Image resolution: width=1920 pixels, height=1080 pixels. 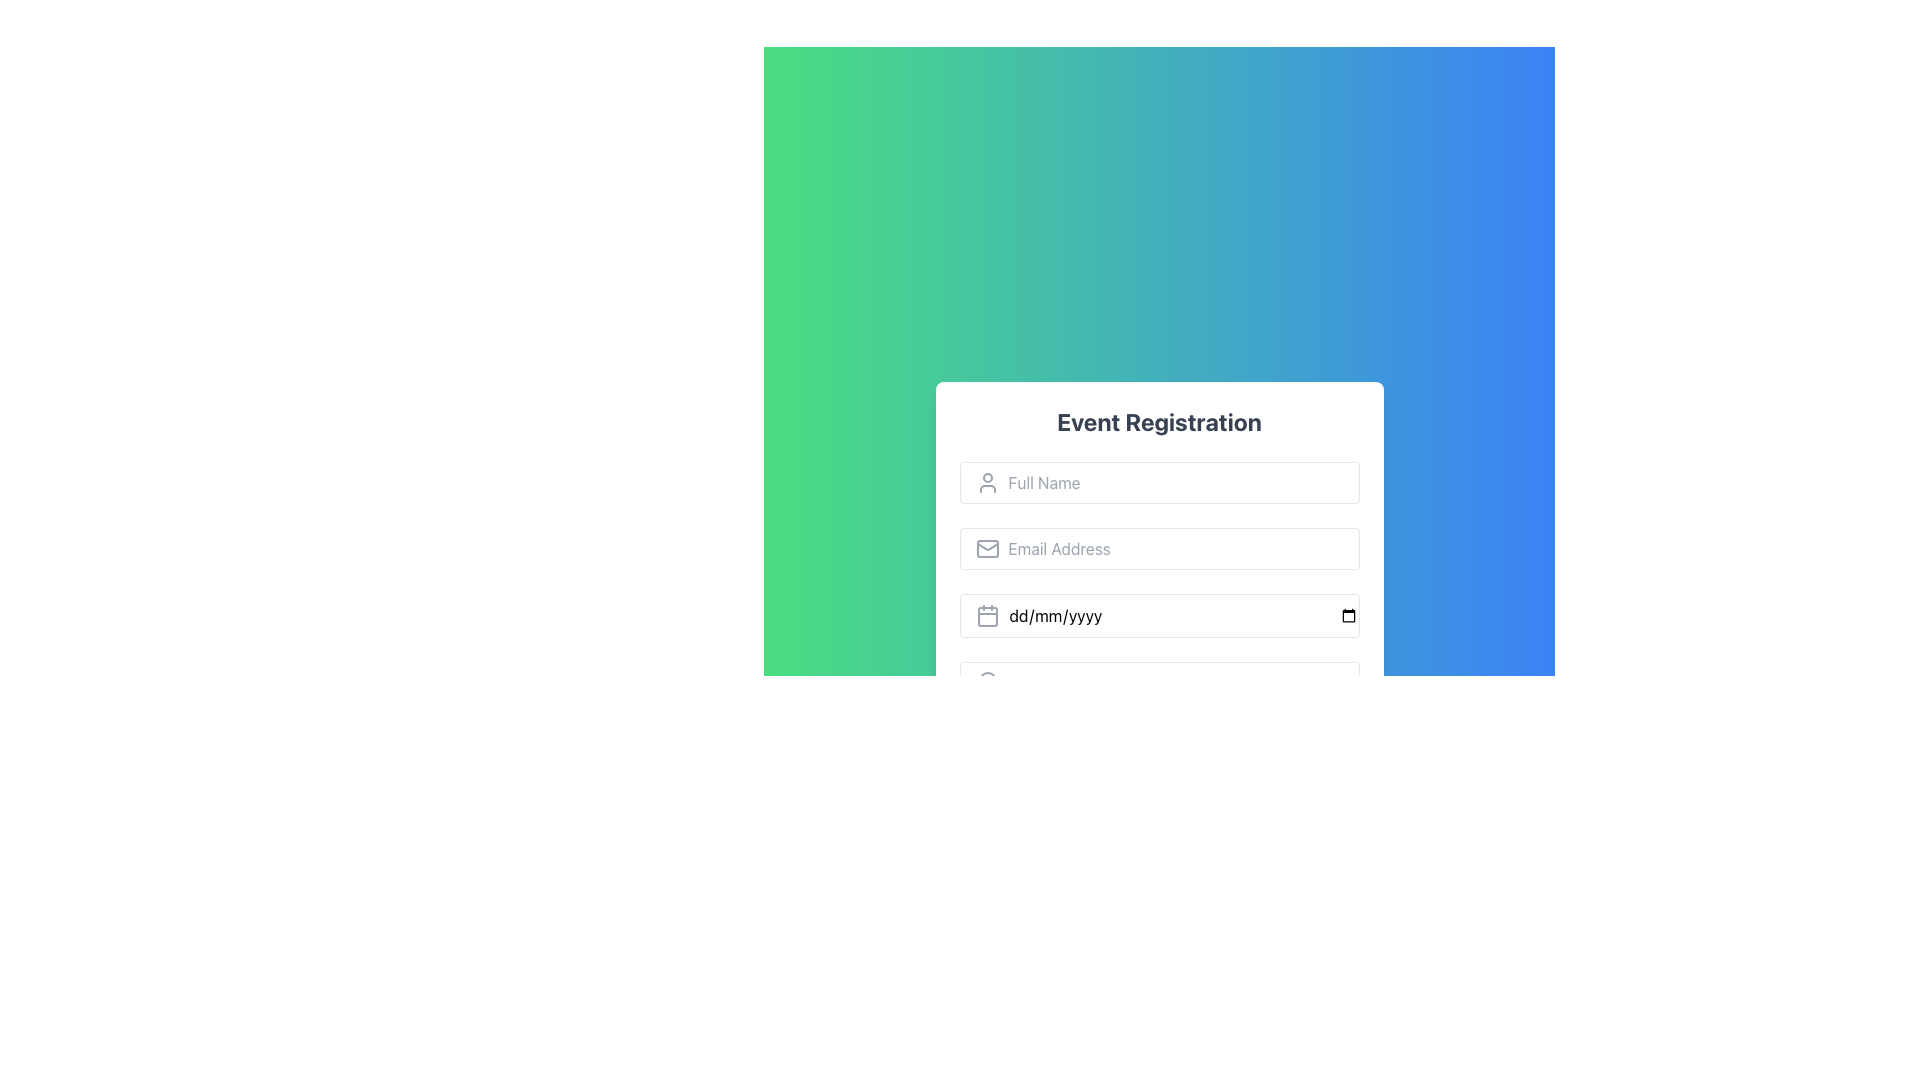 I want to click on the rectangular part of the mail envelope icon located in the email input section of the registration form, positioned to the left of the 'Email Address' input field, so click(x=987, y=548).